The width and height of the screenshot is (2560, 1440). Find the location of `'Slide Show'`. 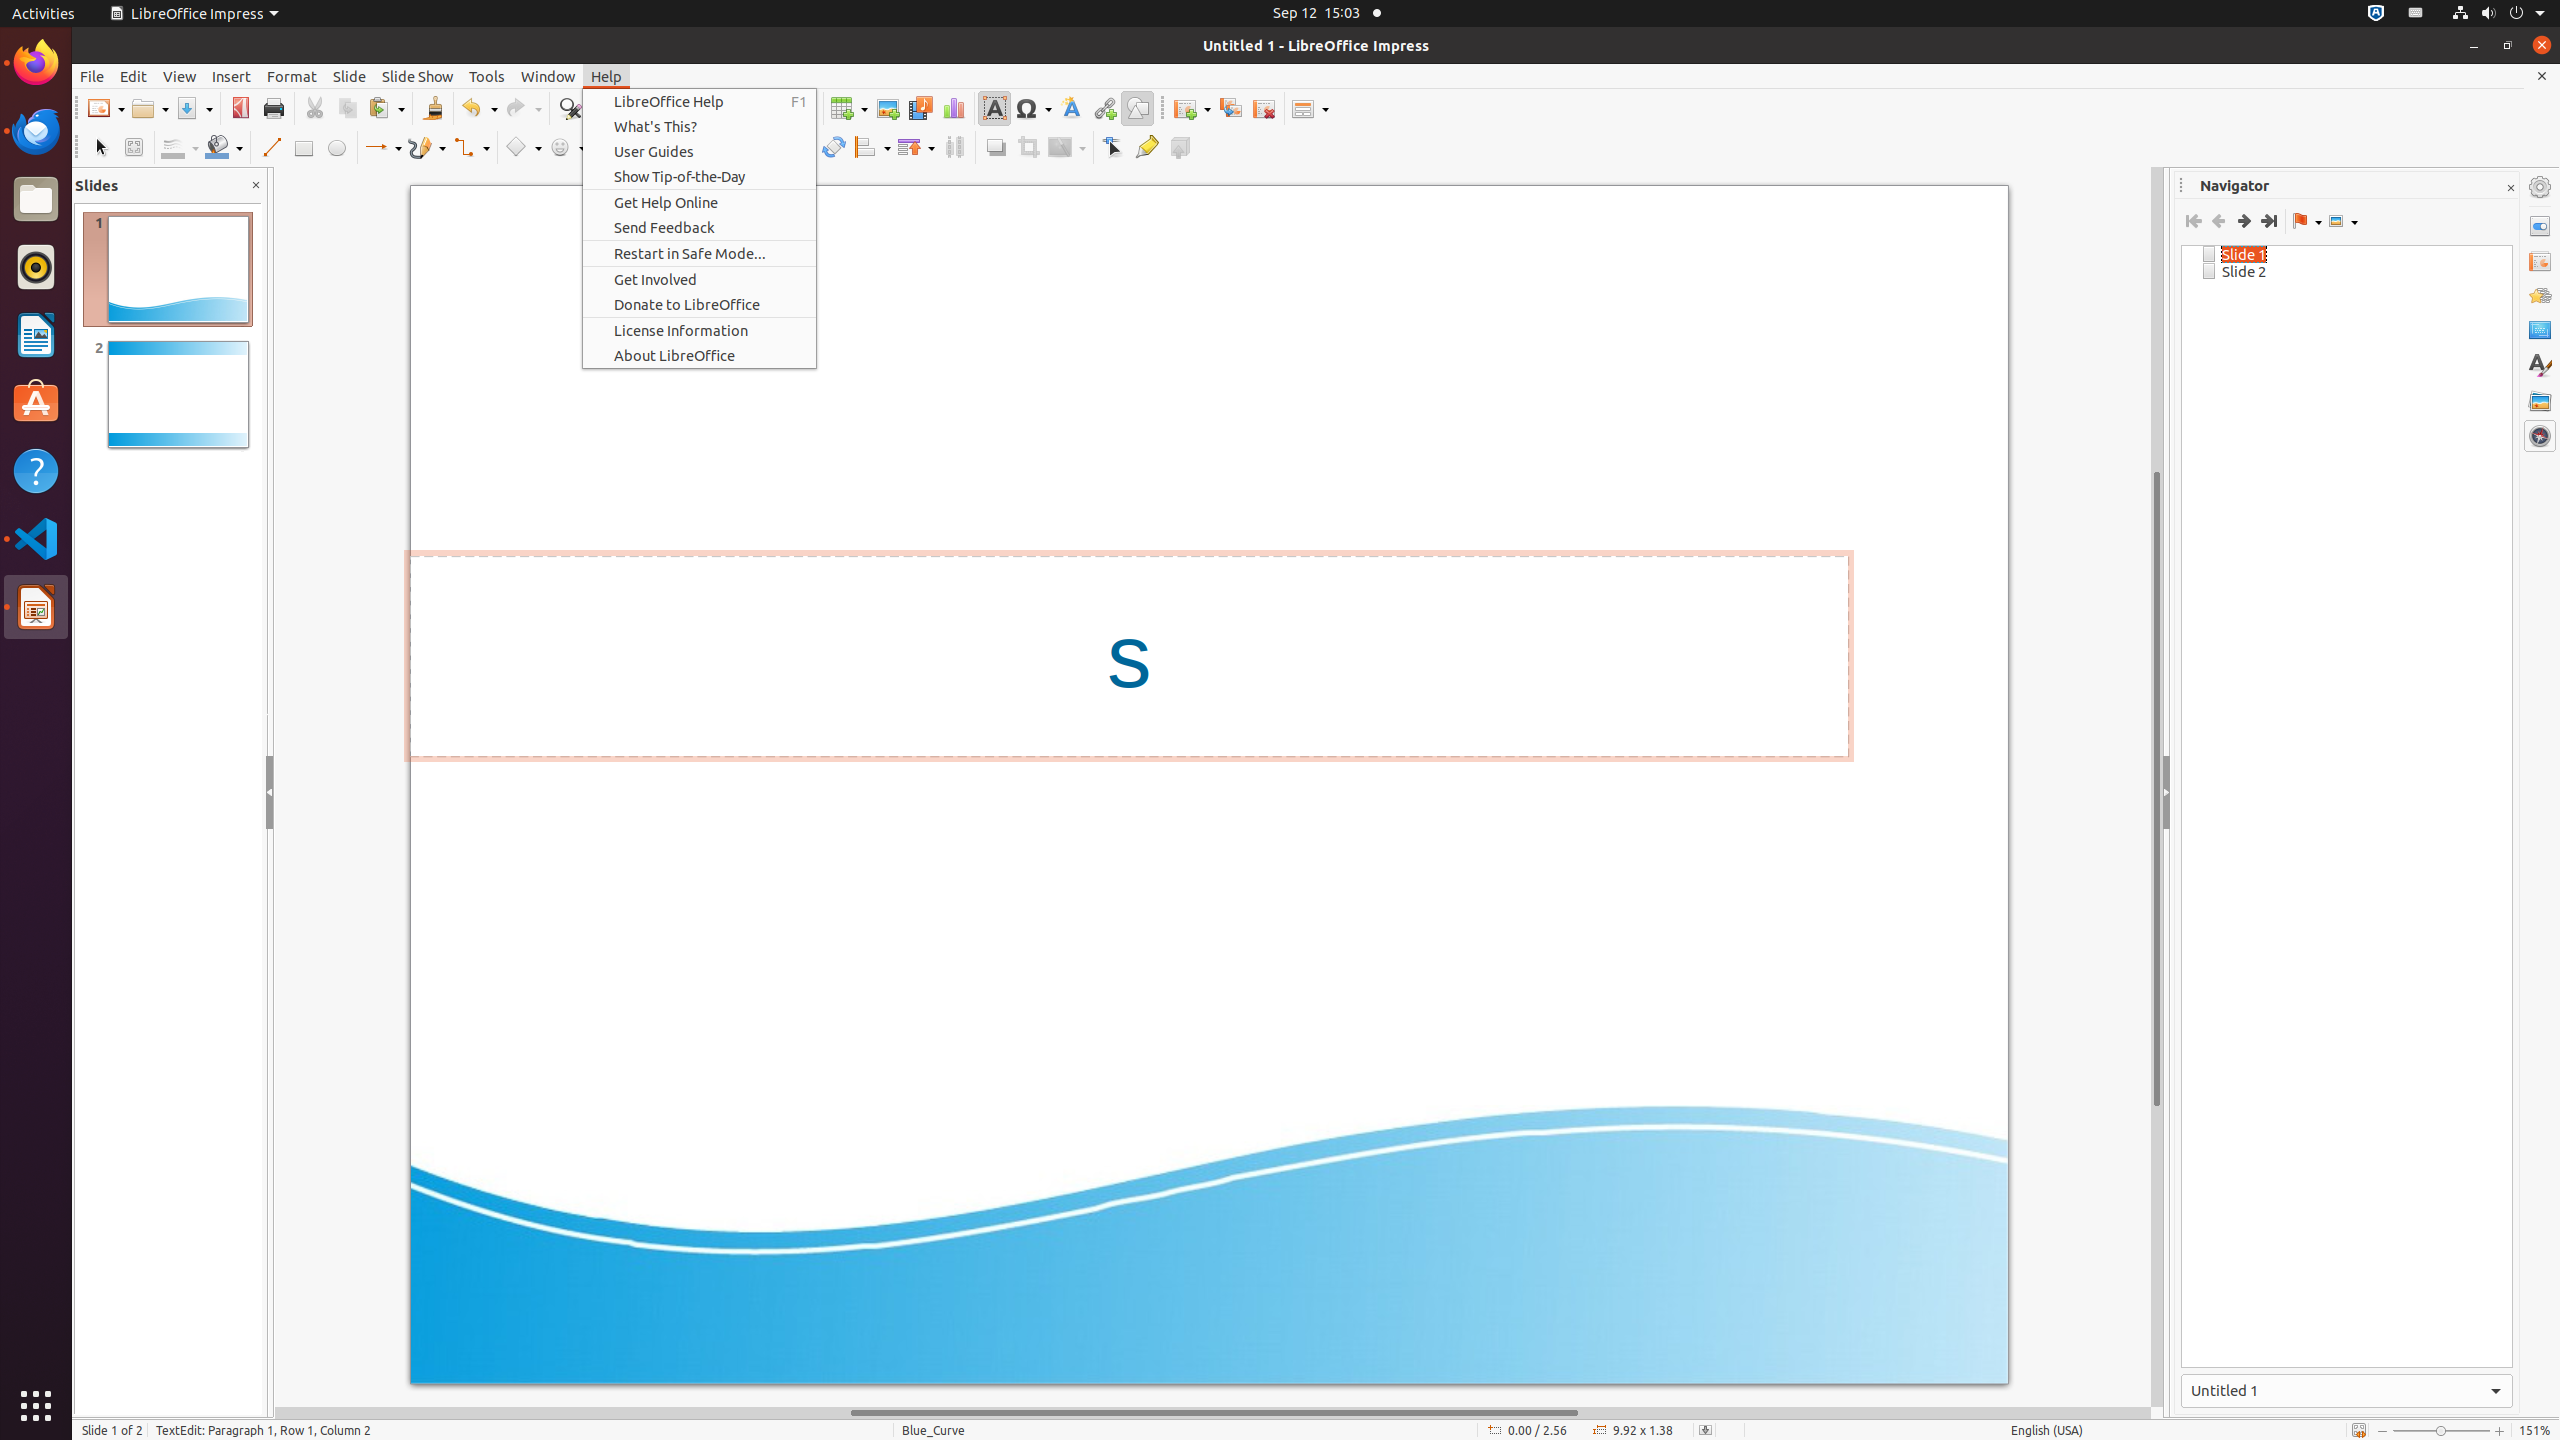

'Slide Show' is located at coordinates (416, 76).